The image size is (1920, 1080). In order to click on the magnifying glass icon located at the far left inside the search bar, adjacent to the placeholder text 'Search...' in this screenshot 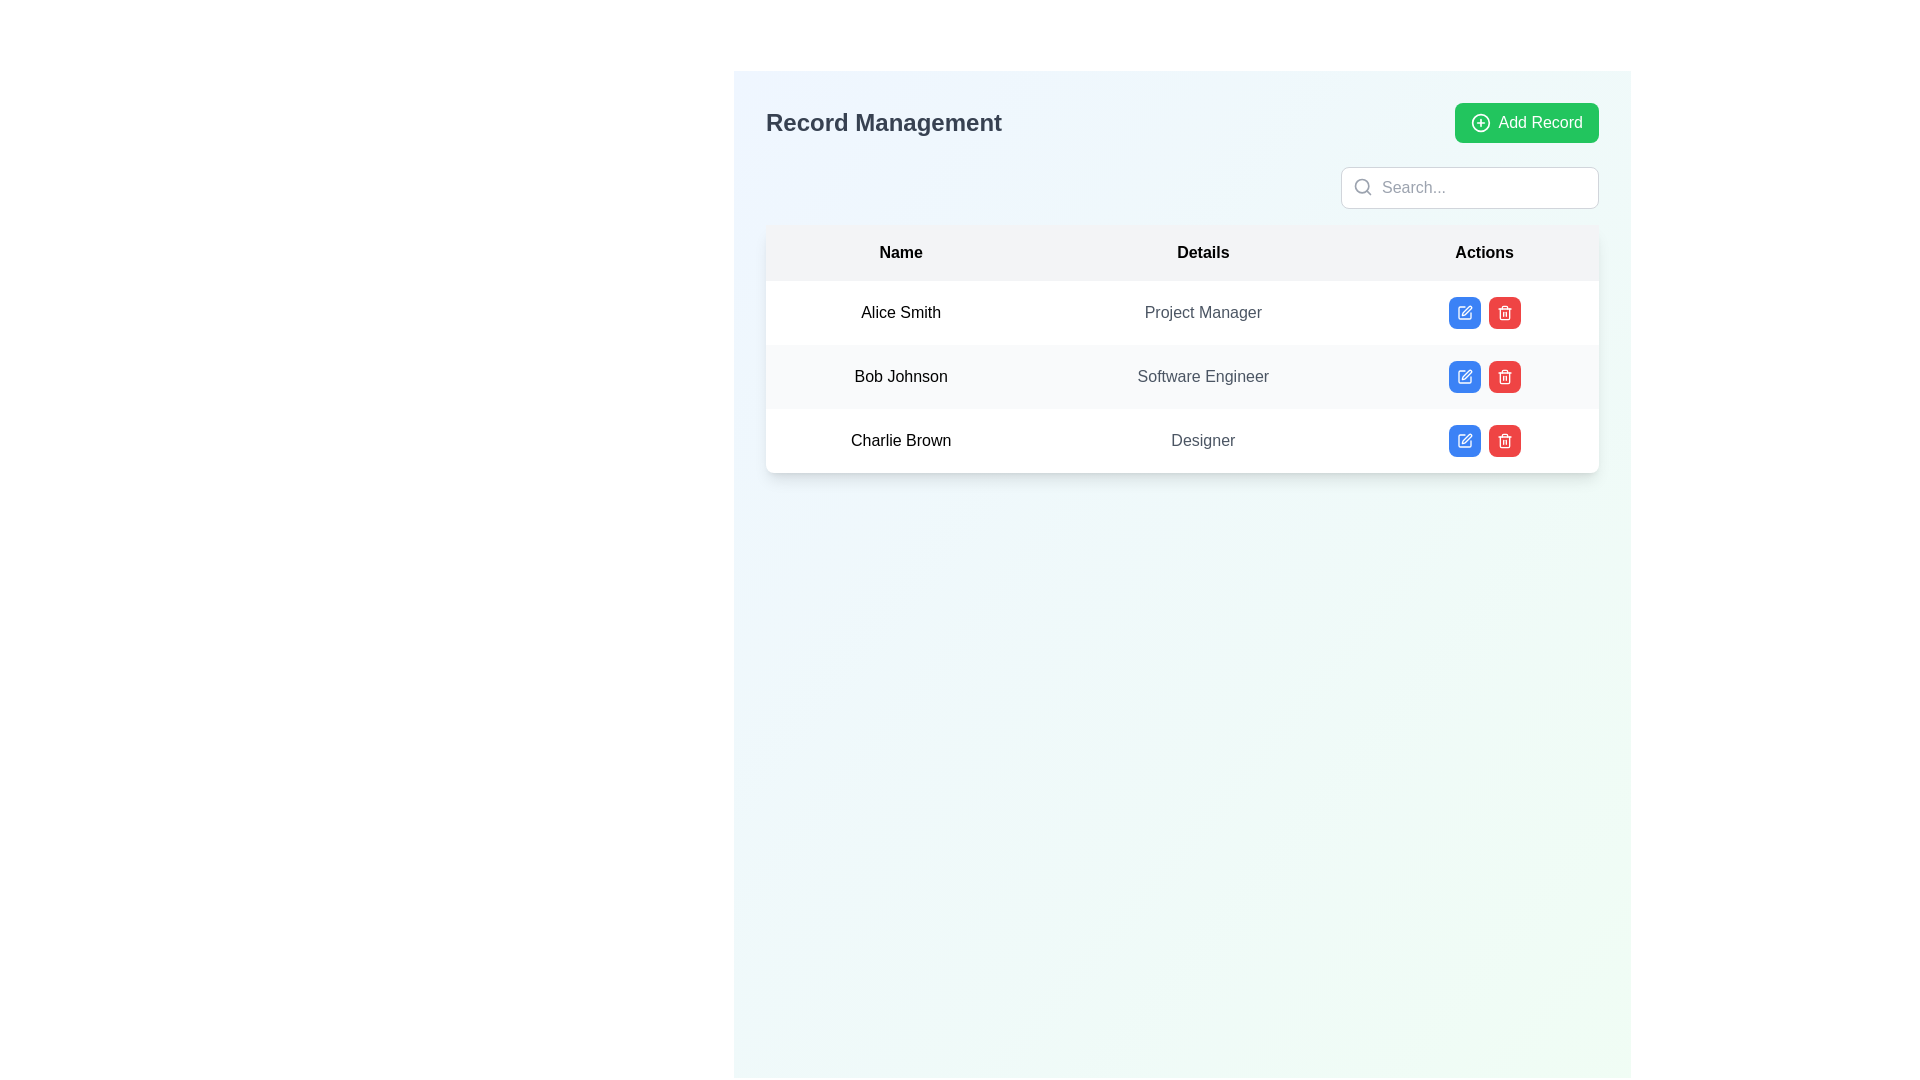, I will do `click(1362, 186)`.